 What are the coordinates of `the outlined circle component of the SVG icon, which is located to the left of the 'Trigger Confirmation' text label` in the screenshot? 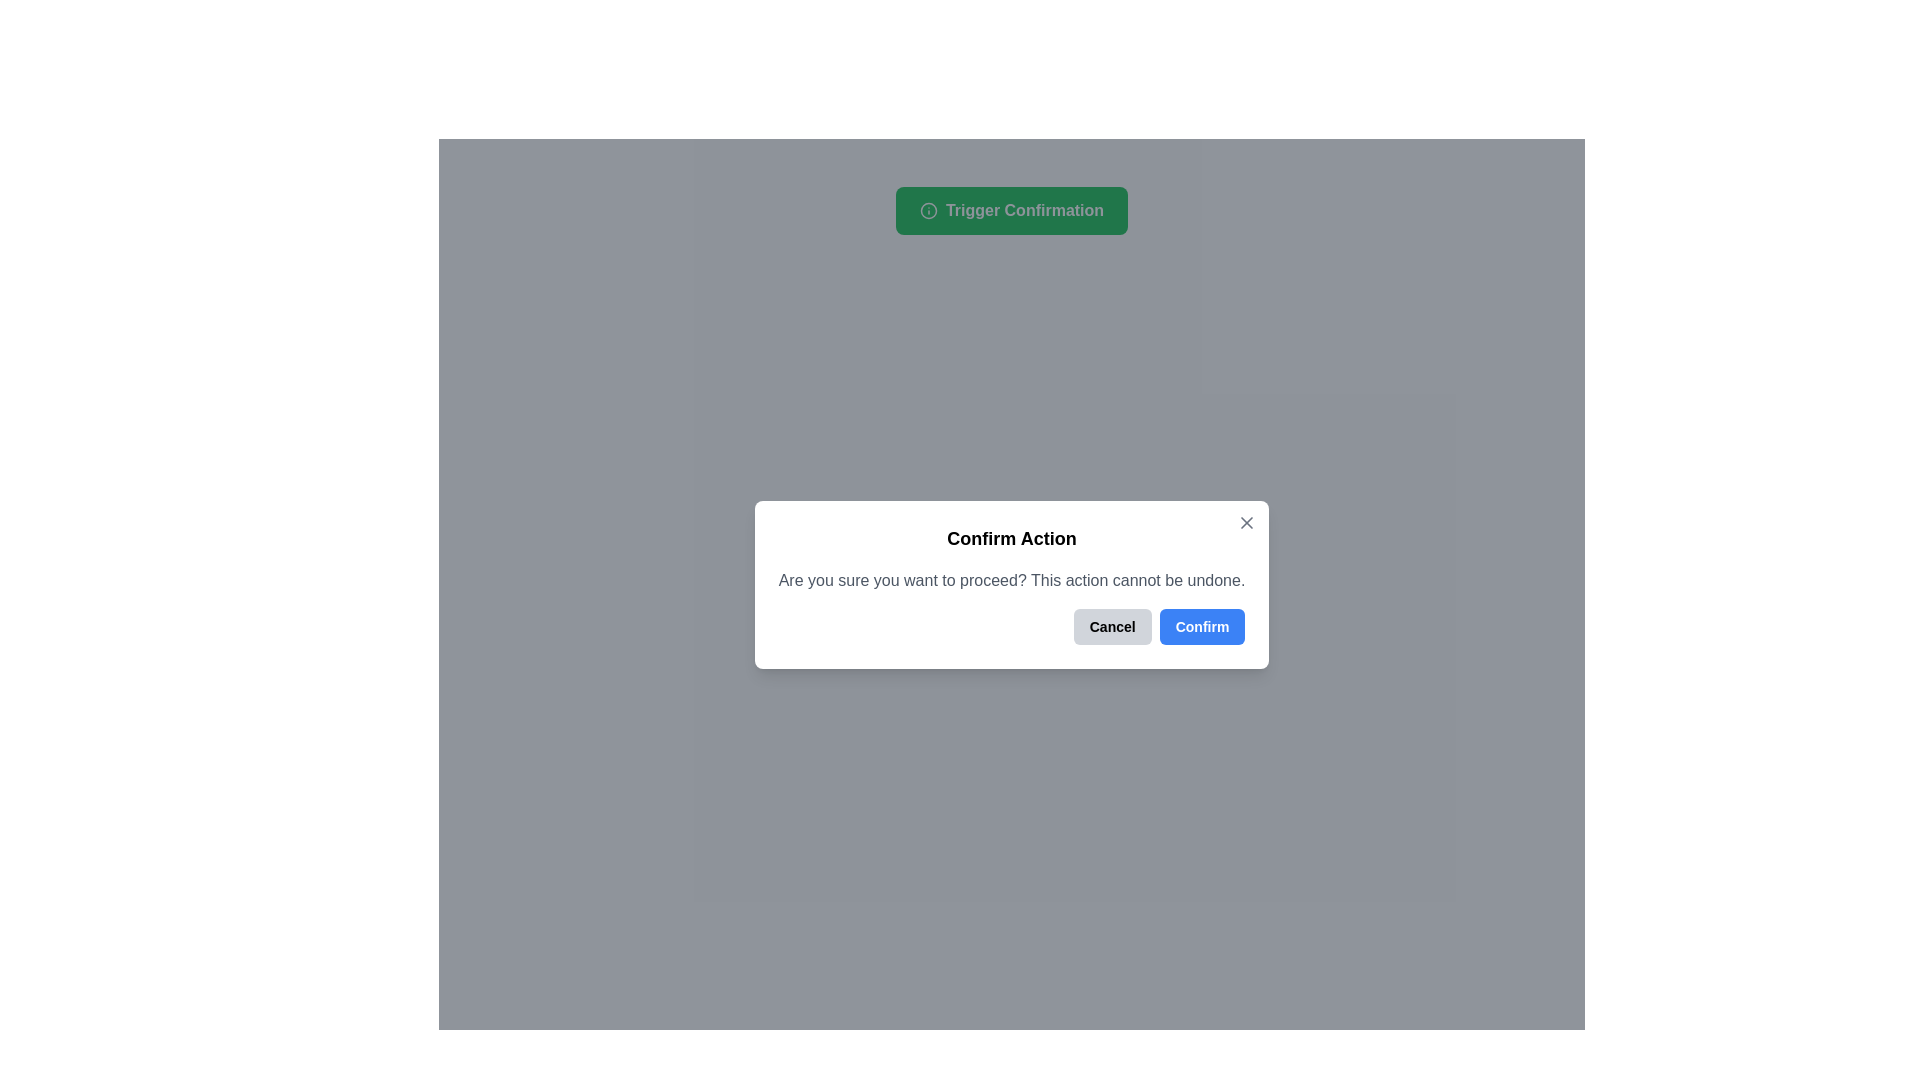 It's located at (927, 211).